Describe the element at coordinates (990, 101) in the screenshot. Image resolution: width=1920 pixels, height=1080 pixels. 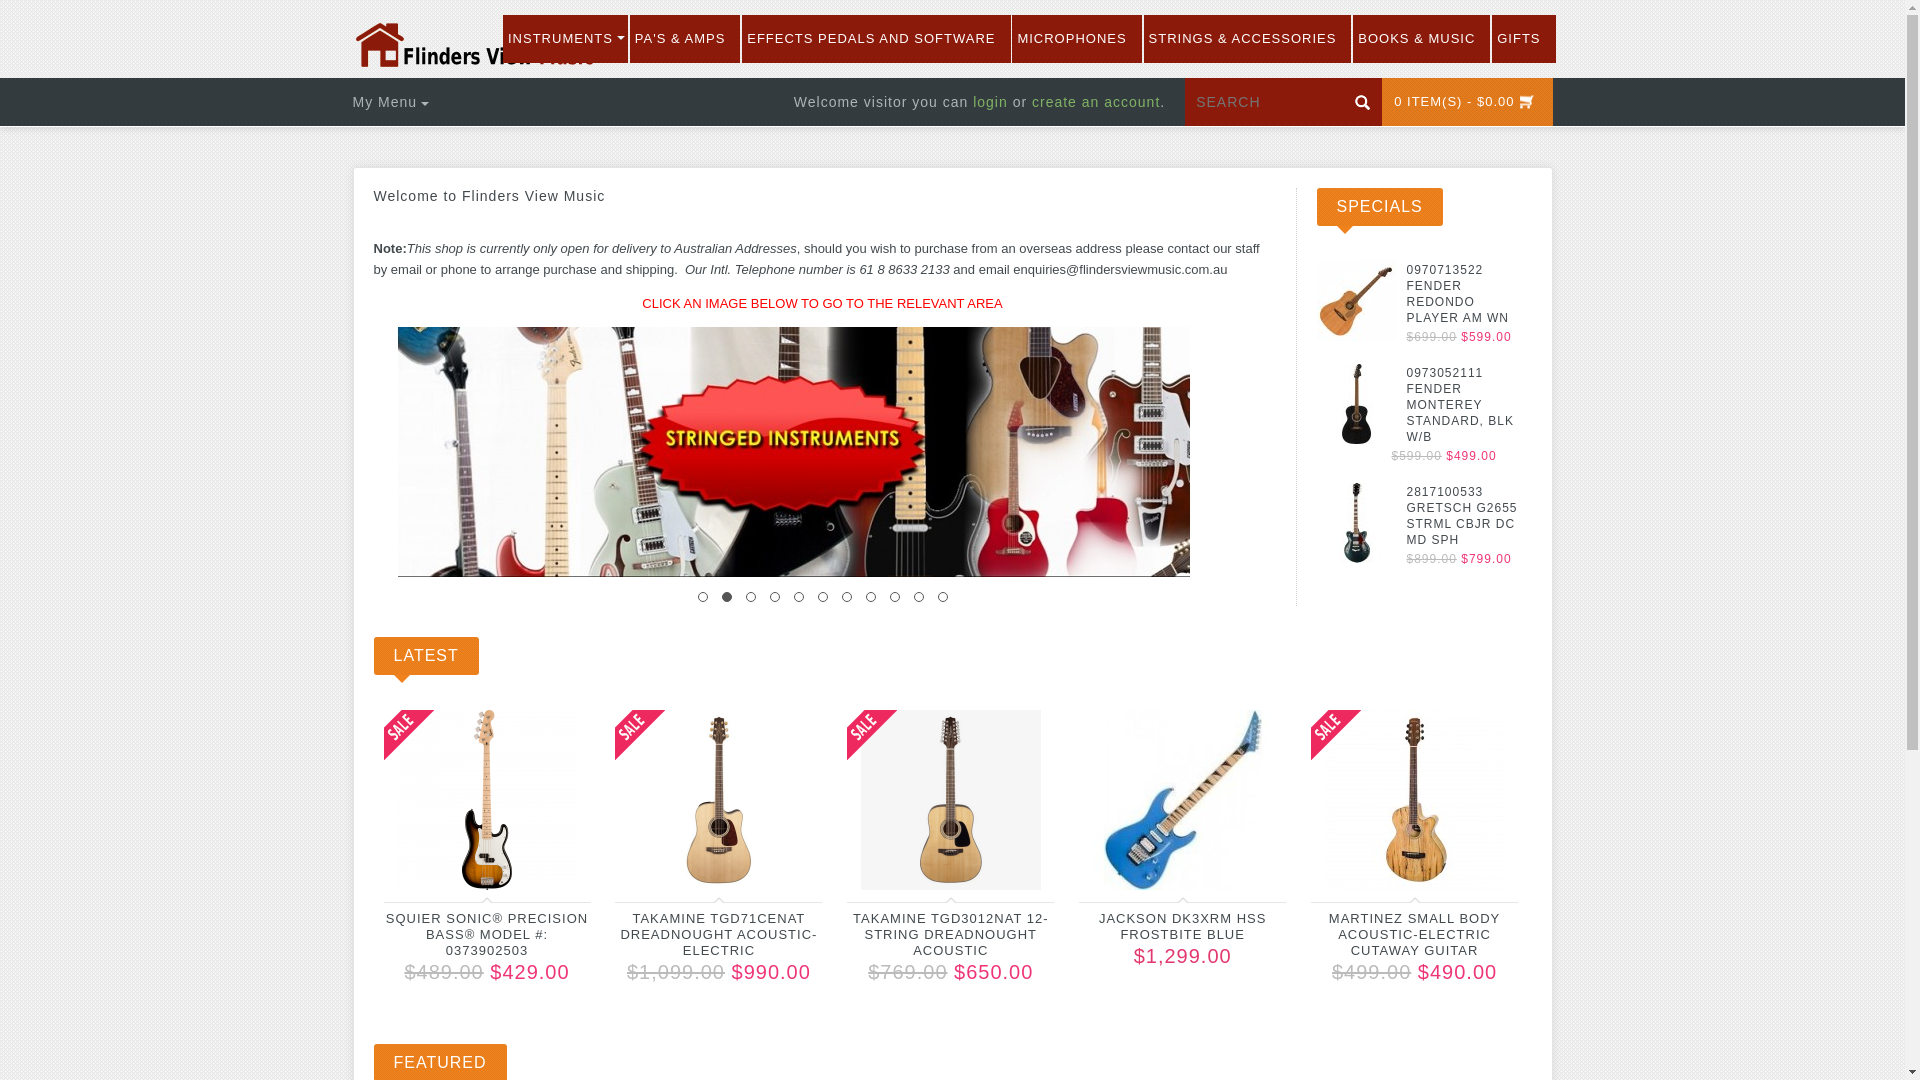
I see `'login'` at that location.